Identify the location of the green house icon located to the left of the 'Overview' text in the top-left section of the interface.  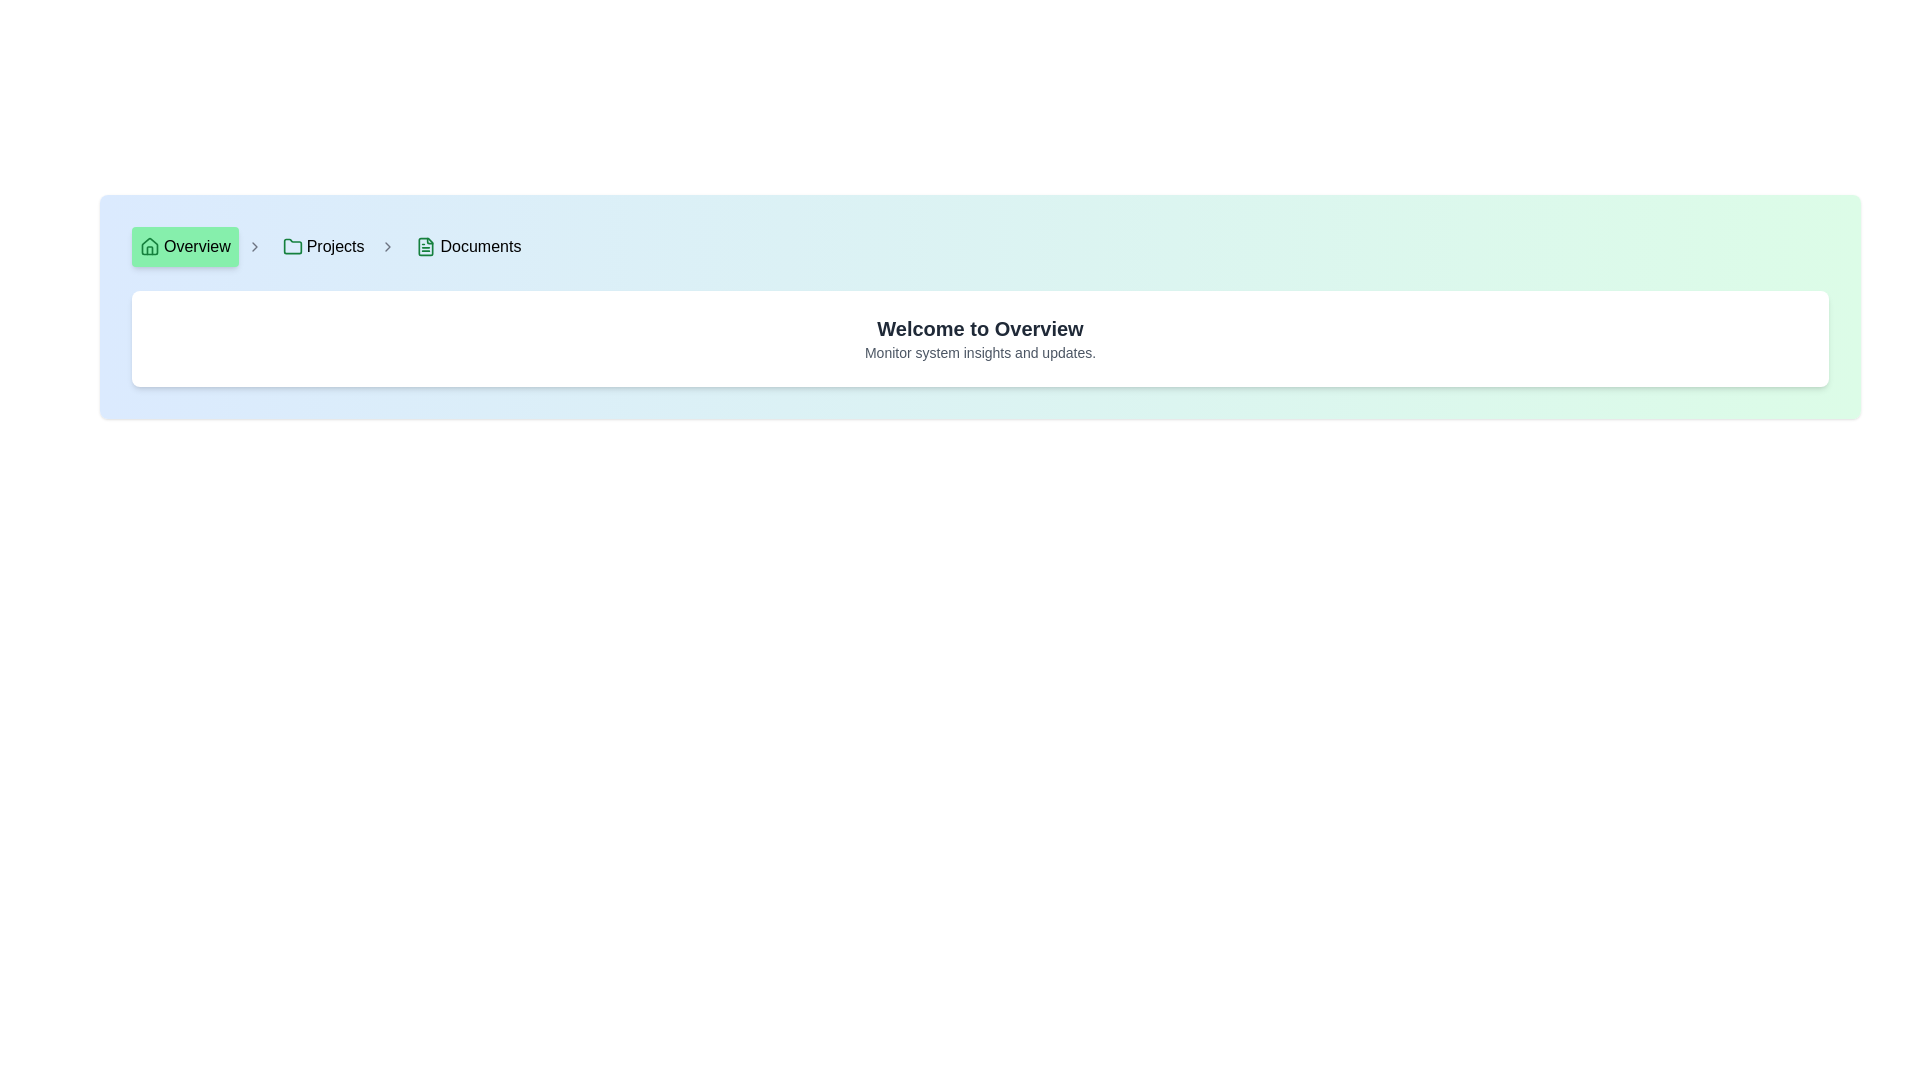
(148, 245).